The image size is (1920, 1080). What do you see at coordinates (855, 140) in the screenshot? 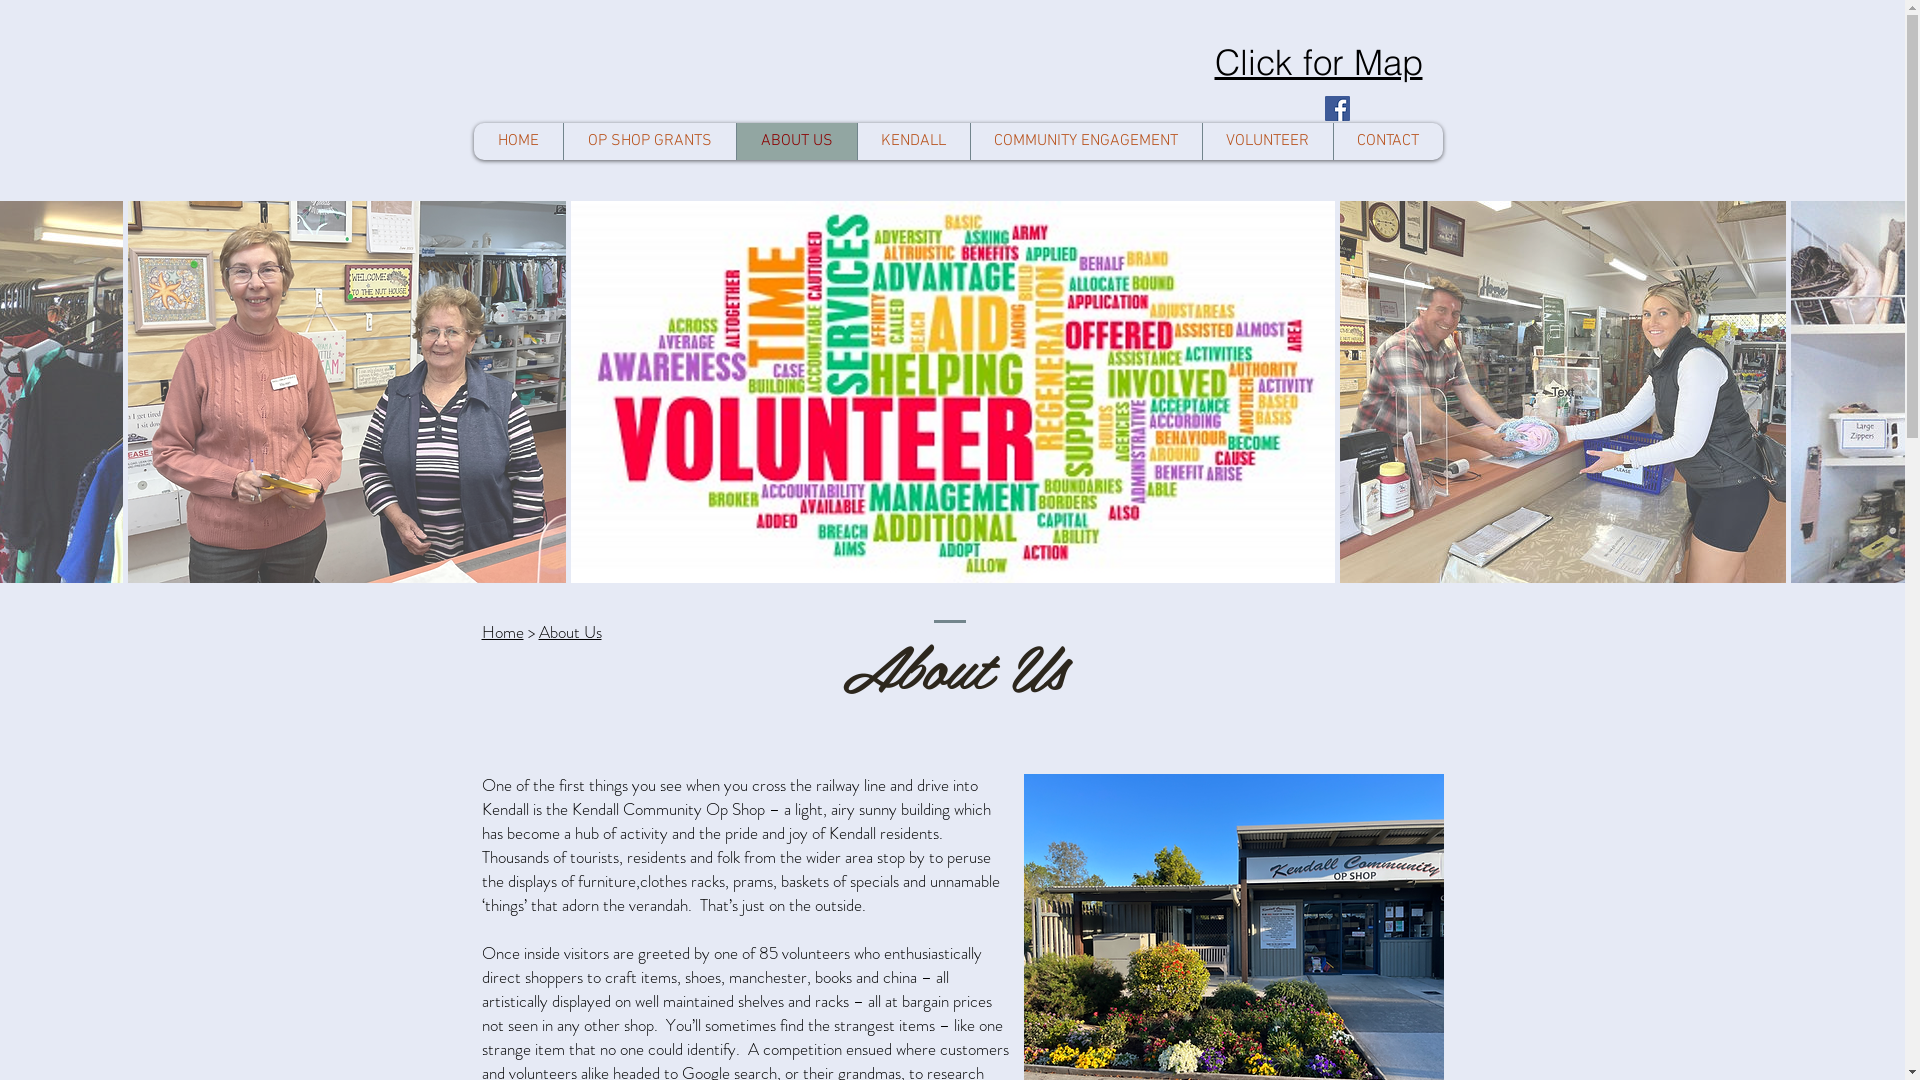
I see `'KENDALL'` at bounding box center [855, 140].